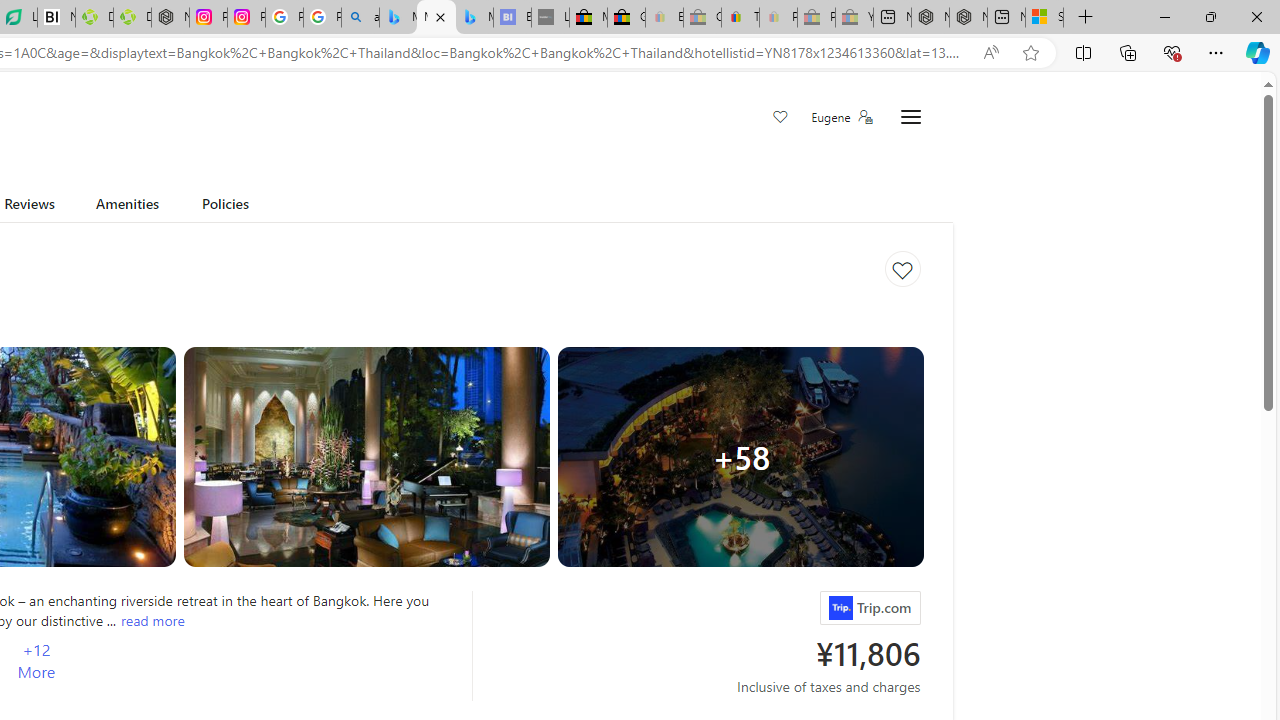  What do you see at coordinates (816, 17) in the screenshot?
I see `'Press Room - eBay Inc. - Sleeping'` at bounding box center [816, 17].